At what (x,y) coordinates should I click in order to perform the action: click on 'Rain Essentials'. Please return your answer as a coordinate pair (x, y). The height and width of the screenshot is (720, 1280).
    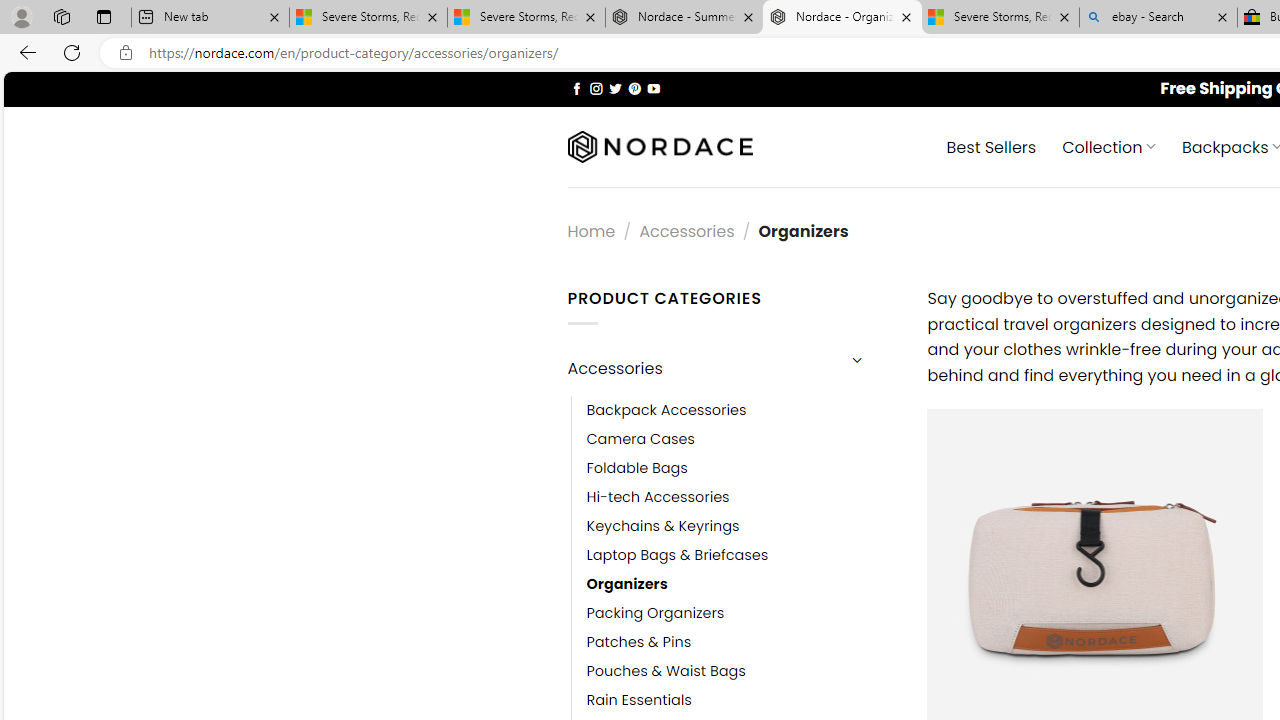
    Looking at the image, I should click on (638, 699).